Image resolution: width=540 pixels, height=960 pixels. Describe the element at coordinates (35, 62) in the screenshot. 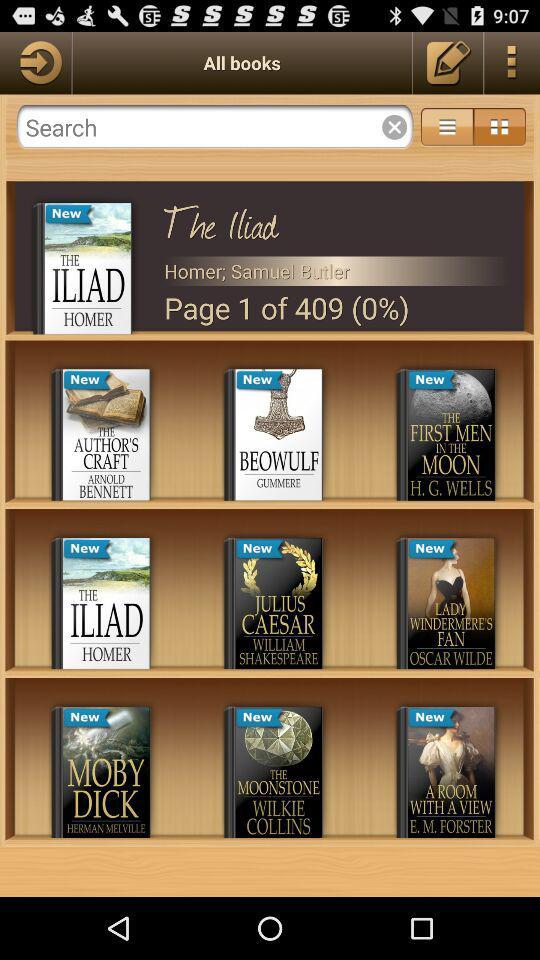

I see `share the article` at that location.